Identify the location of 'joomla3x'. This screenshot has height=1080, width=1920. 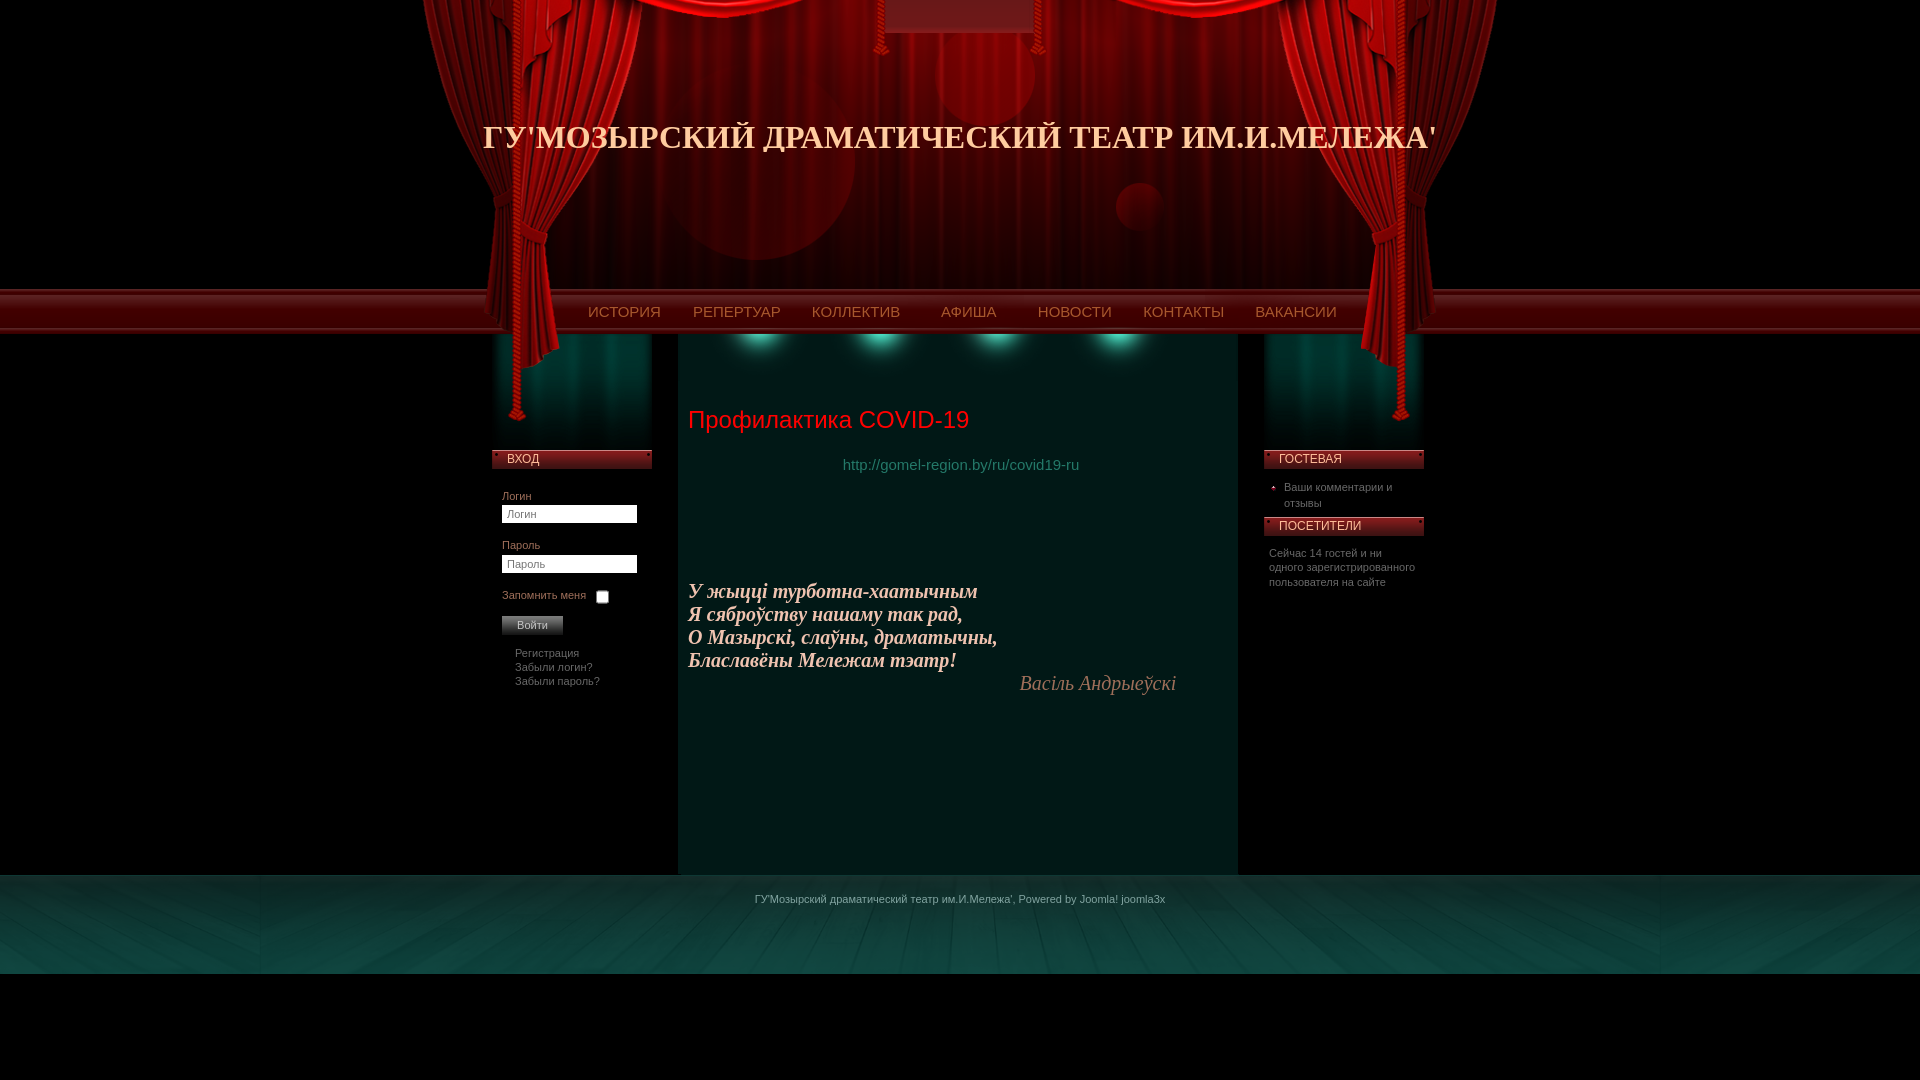
(1142, 897).